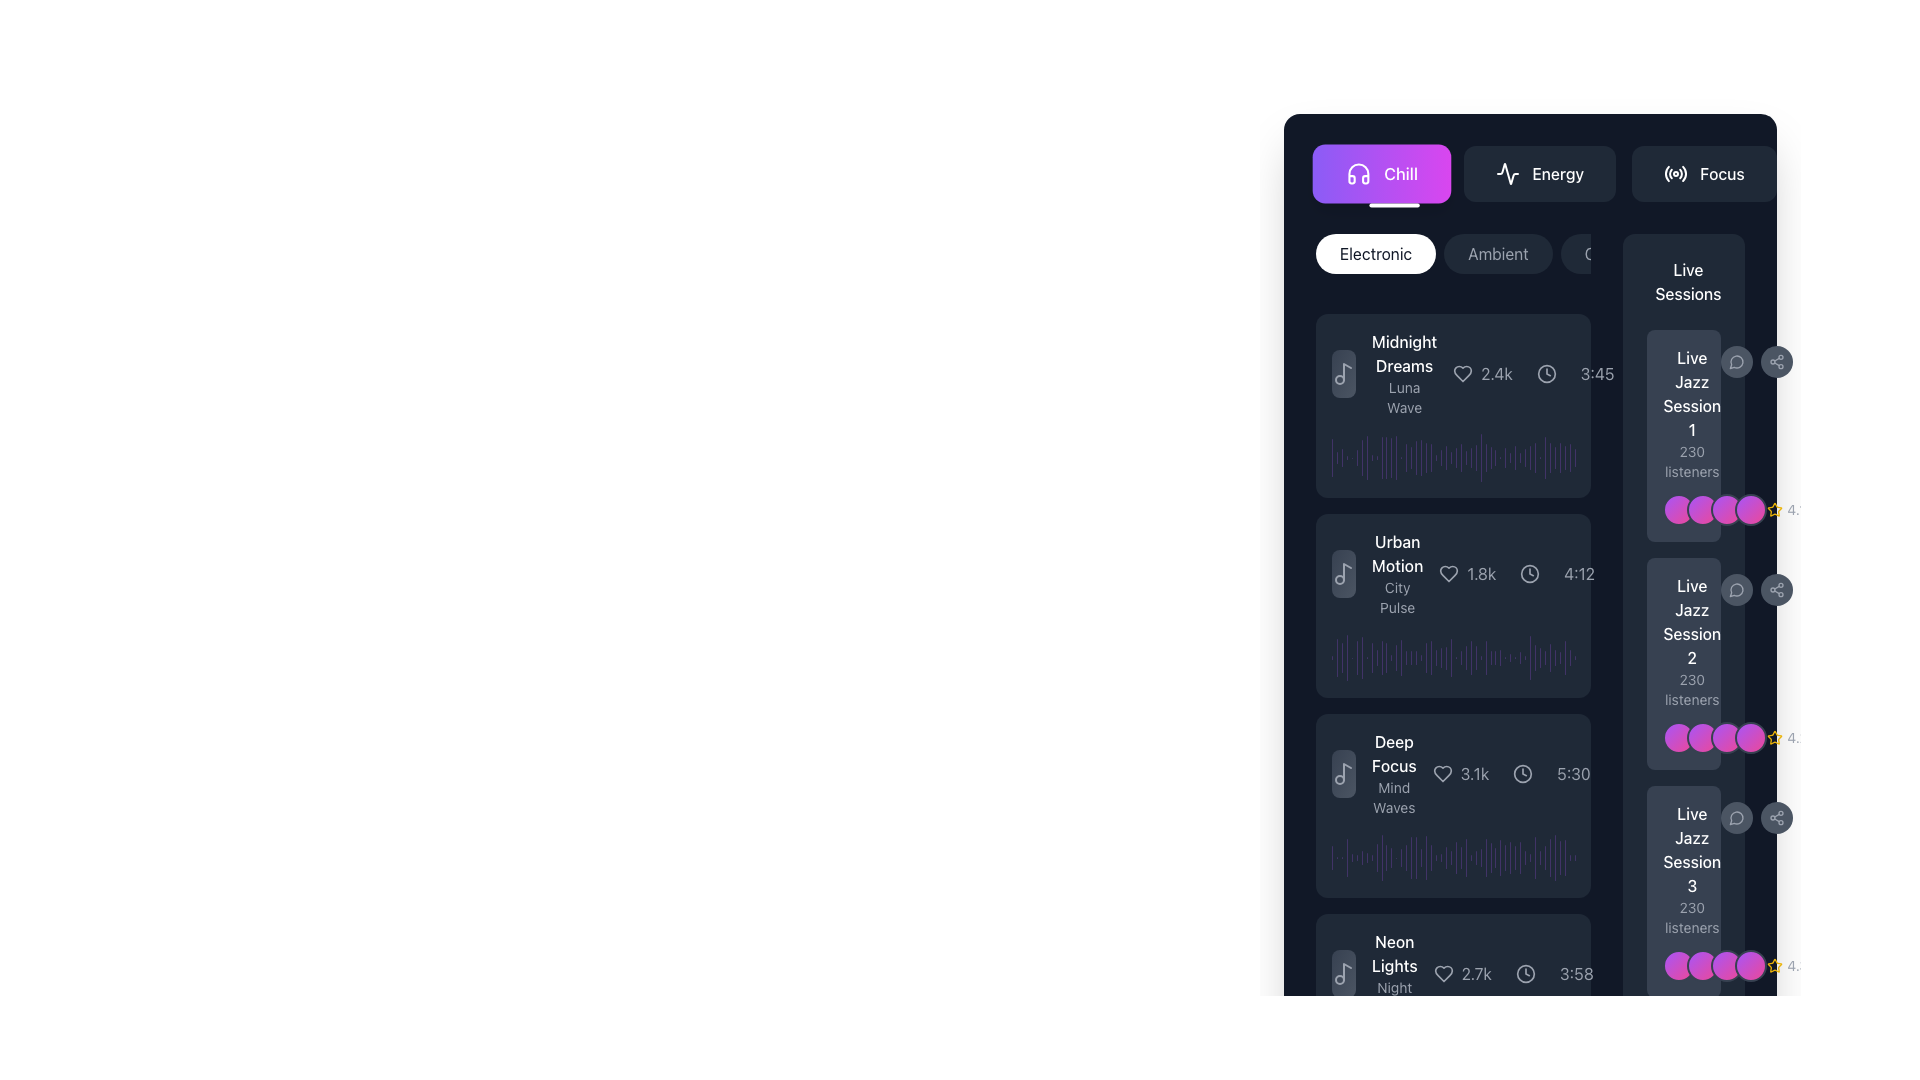 This screenshot has width=1920, height=1080. What do you see at coordinates (1405, 856) in the screenshot?
I see `the 16th vertical bar in the purple semi-transparent chart` at bounding box center [1405, 856].